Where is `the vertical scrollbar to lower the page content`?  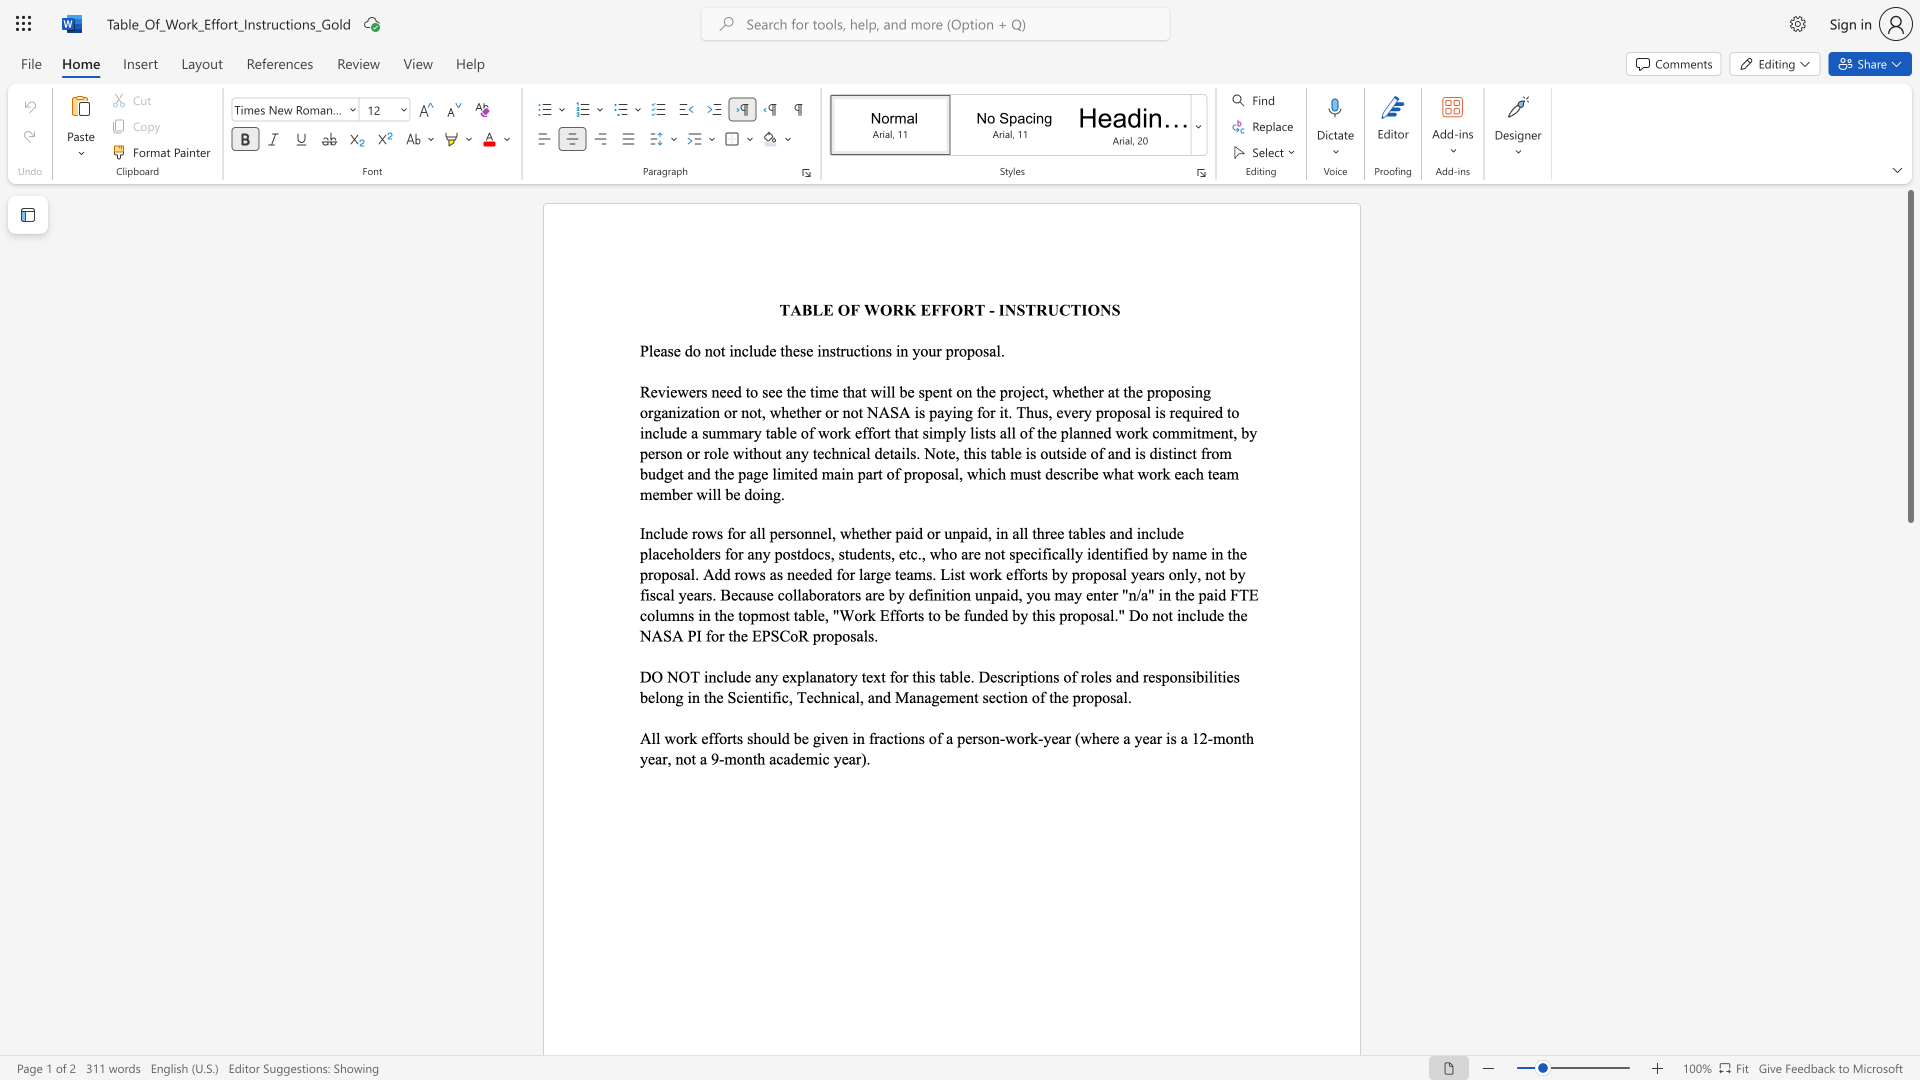
the vertical scrollbar to lower the page content is located at coordinates (1909, 720).